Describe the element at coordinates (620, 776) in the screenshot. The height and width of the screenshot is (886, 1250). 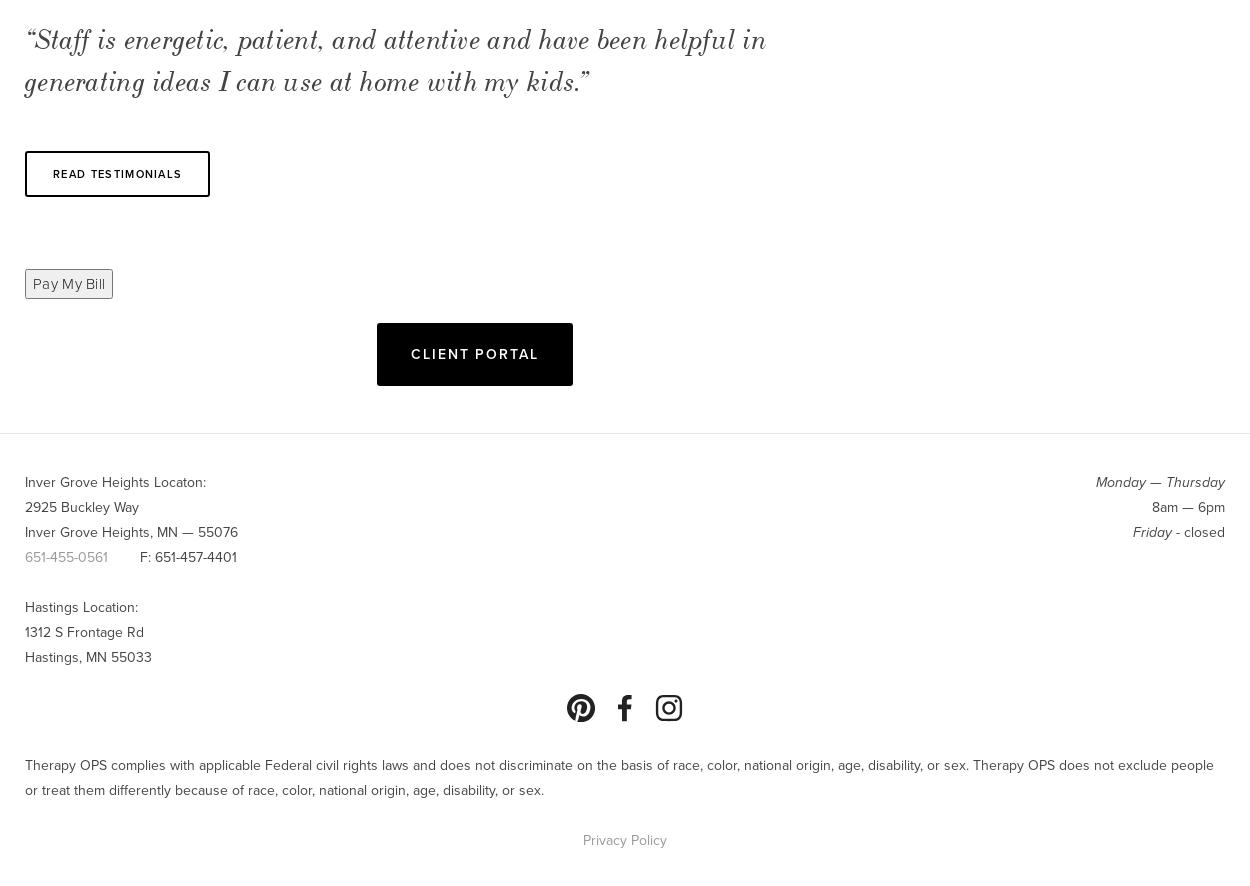
I see `'Therapy OPS complies with applicable Federal civil rights laws and does not discriminate on the basis of race, color, national origin, age, disability, or sex. Therapy OPS does not exclude people or treat them differently because of race, color, national origin, age, disability, or sex.'` at that location.